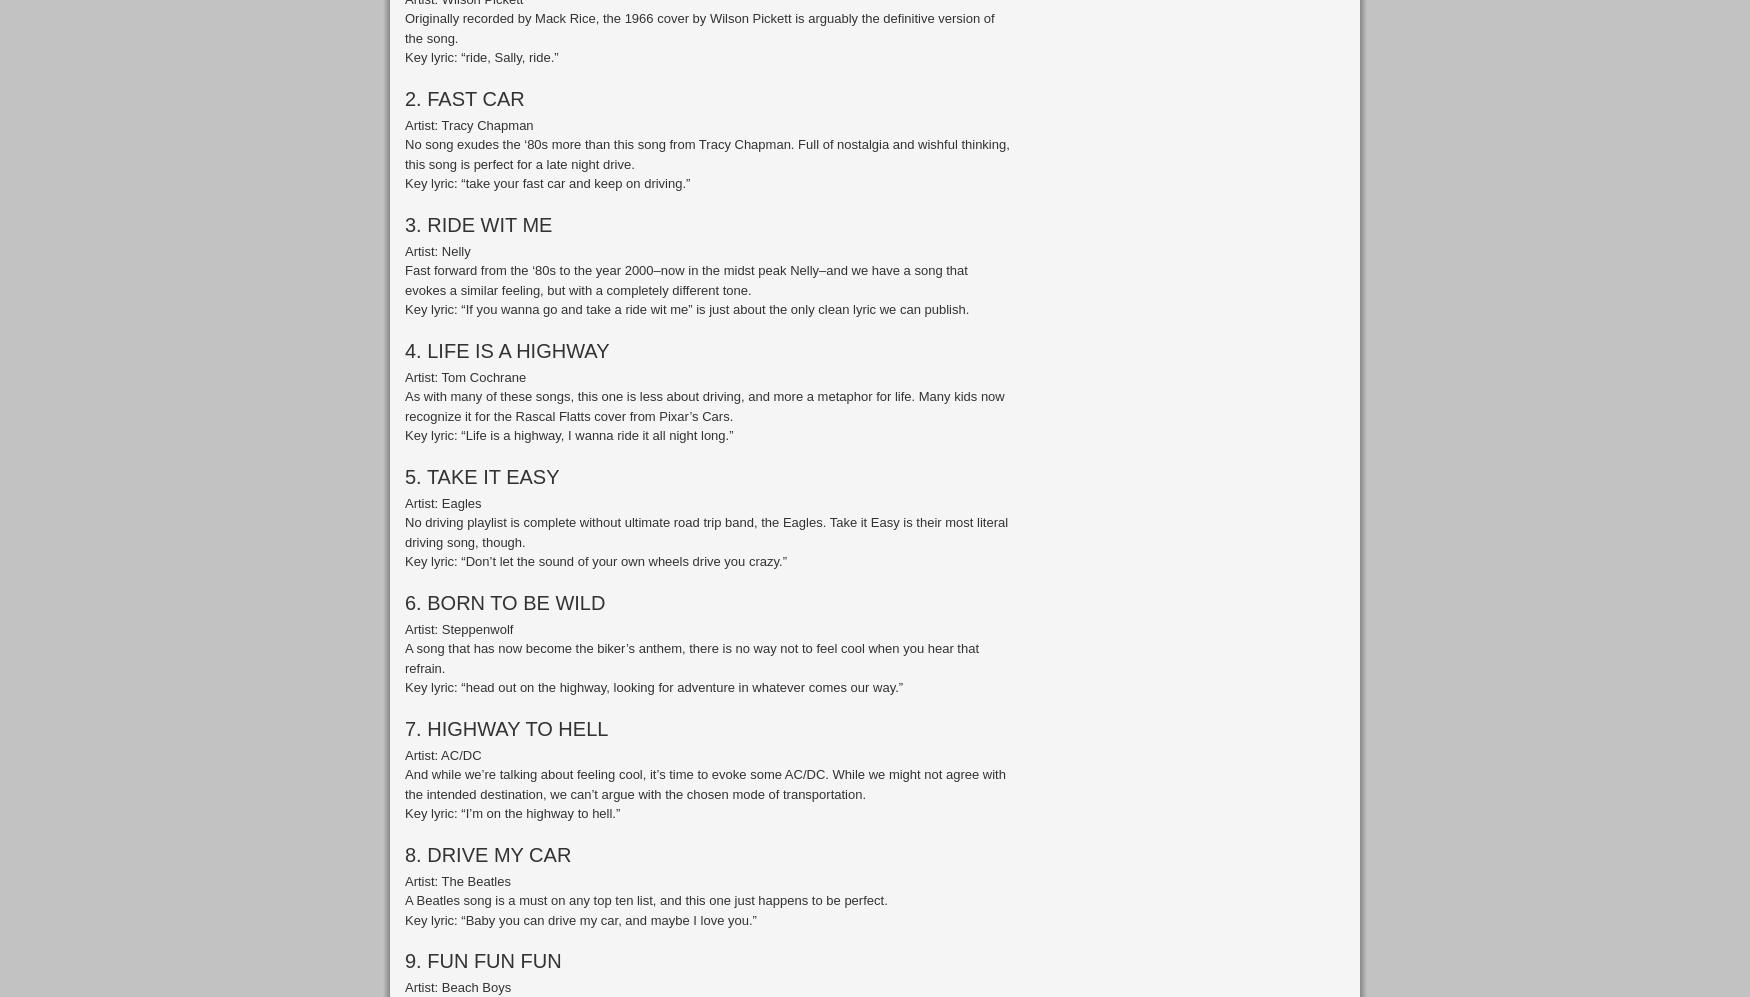 The height and width of the screenshot is (997, 1750). I want to click on '6. born to be wild', so click(504, 600).